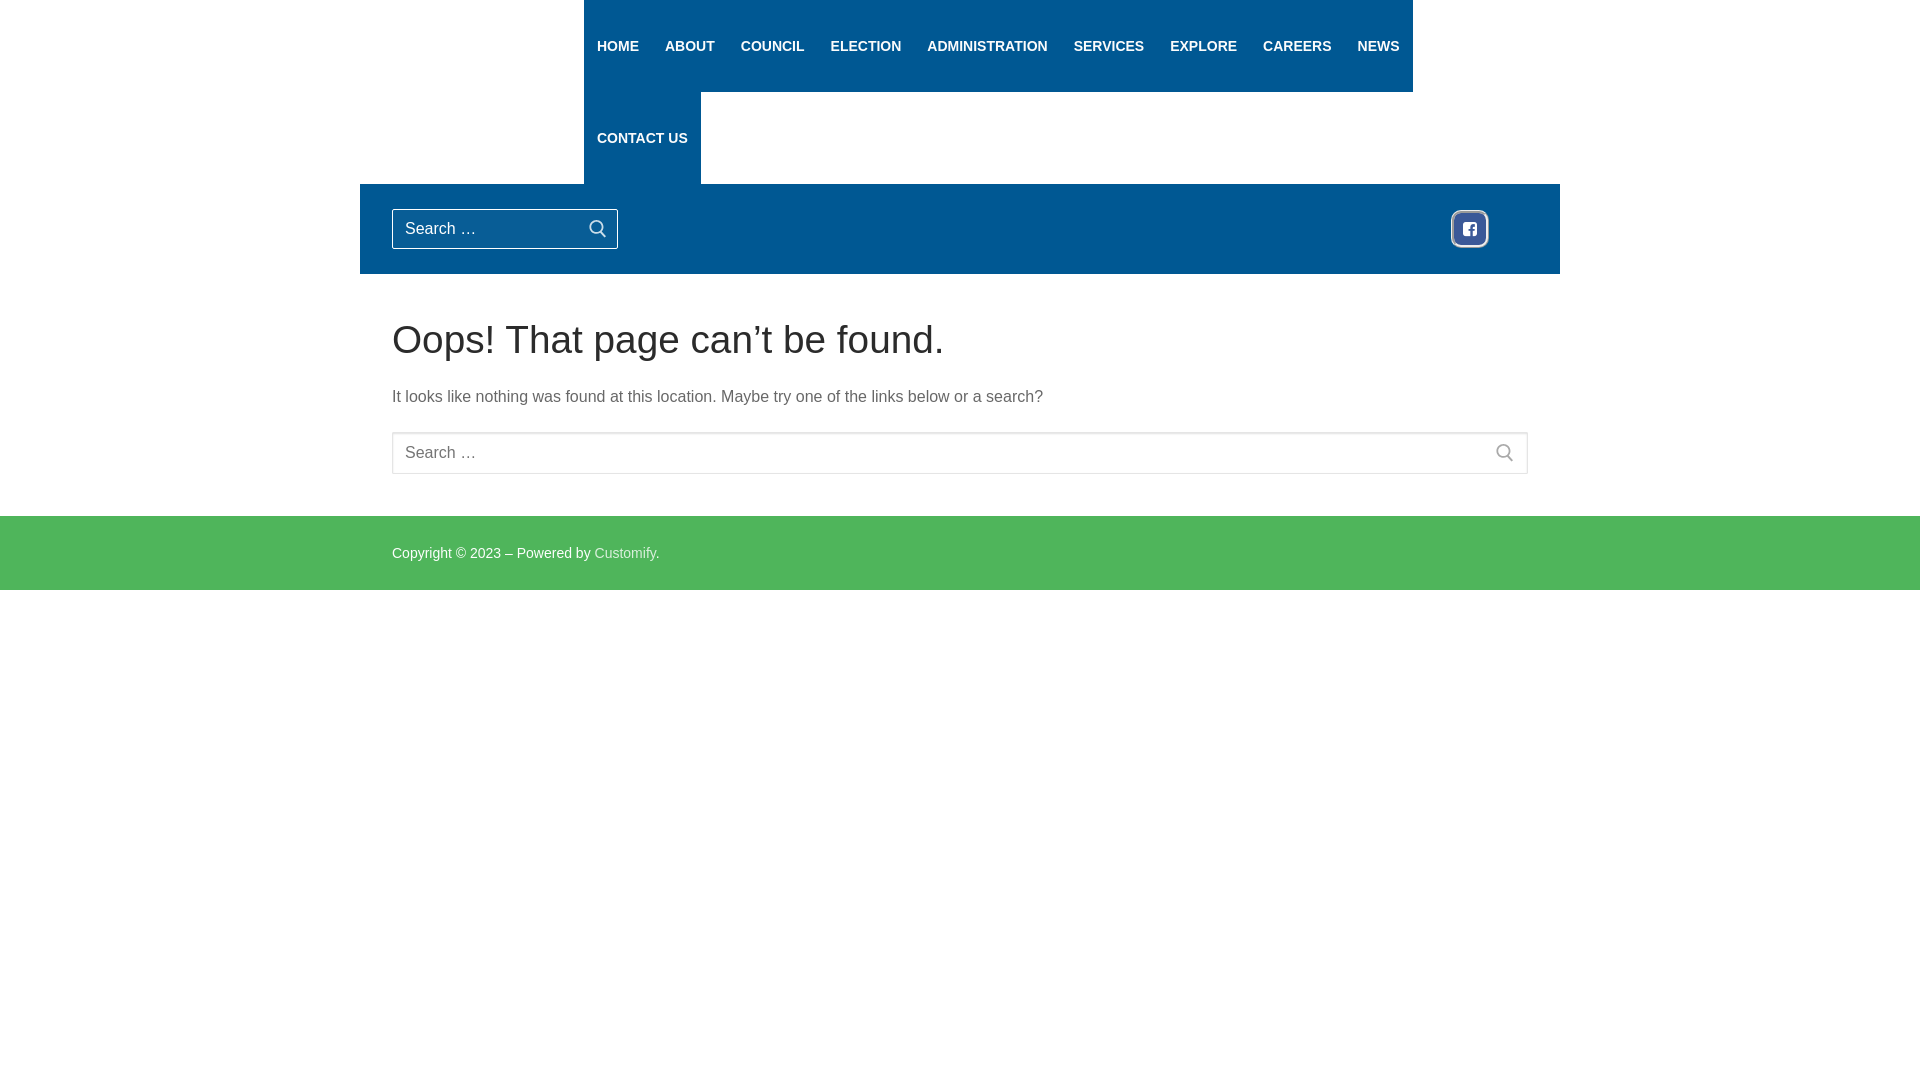 The height and width of the screenshot is (1080, 1920). Describe the element at coordinates (771, 45) in the screenshot. I see `'COUNCIL'` at that location.